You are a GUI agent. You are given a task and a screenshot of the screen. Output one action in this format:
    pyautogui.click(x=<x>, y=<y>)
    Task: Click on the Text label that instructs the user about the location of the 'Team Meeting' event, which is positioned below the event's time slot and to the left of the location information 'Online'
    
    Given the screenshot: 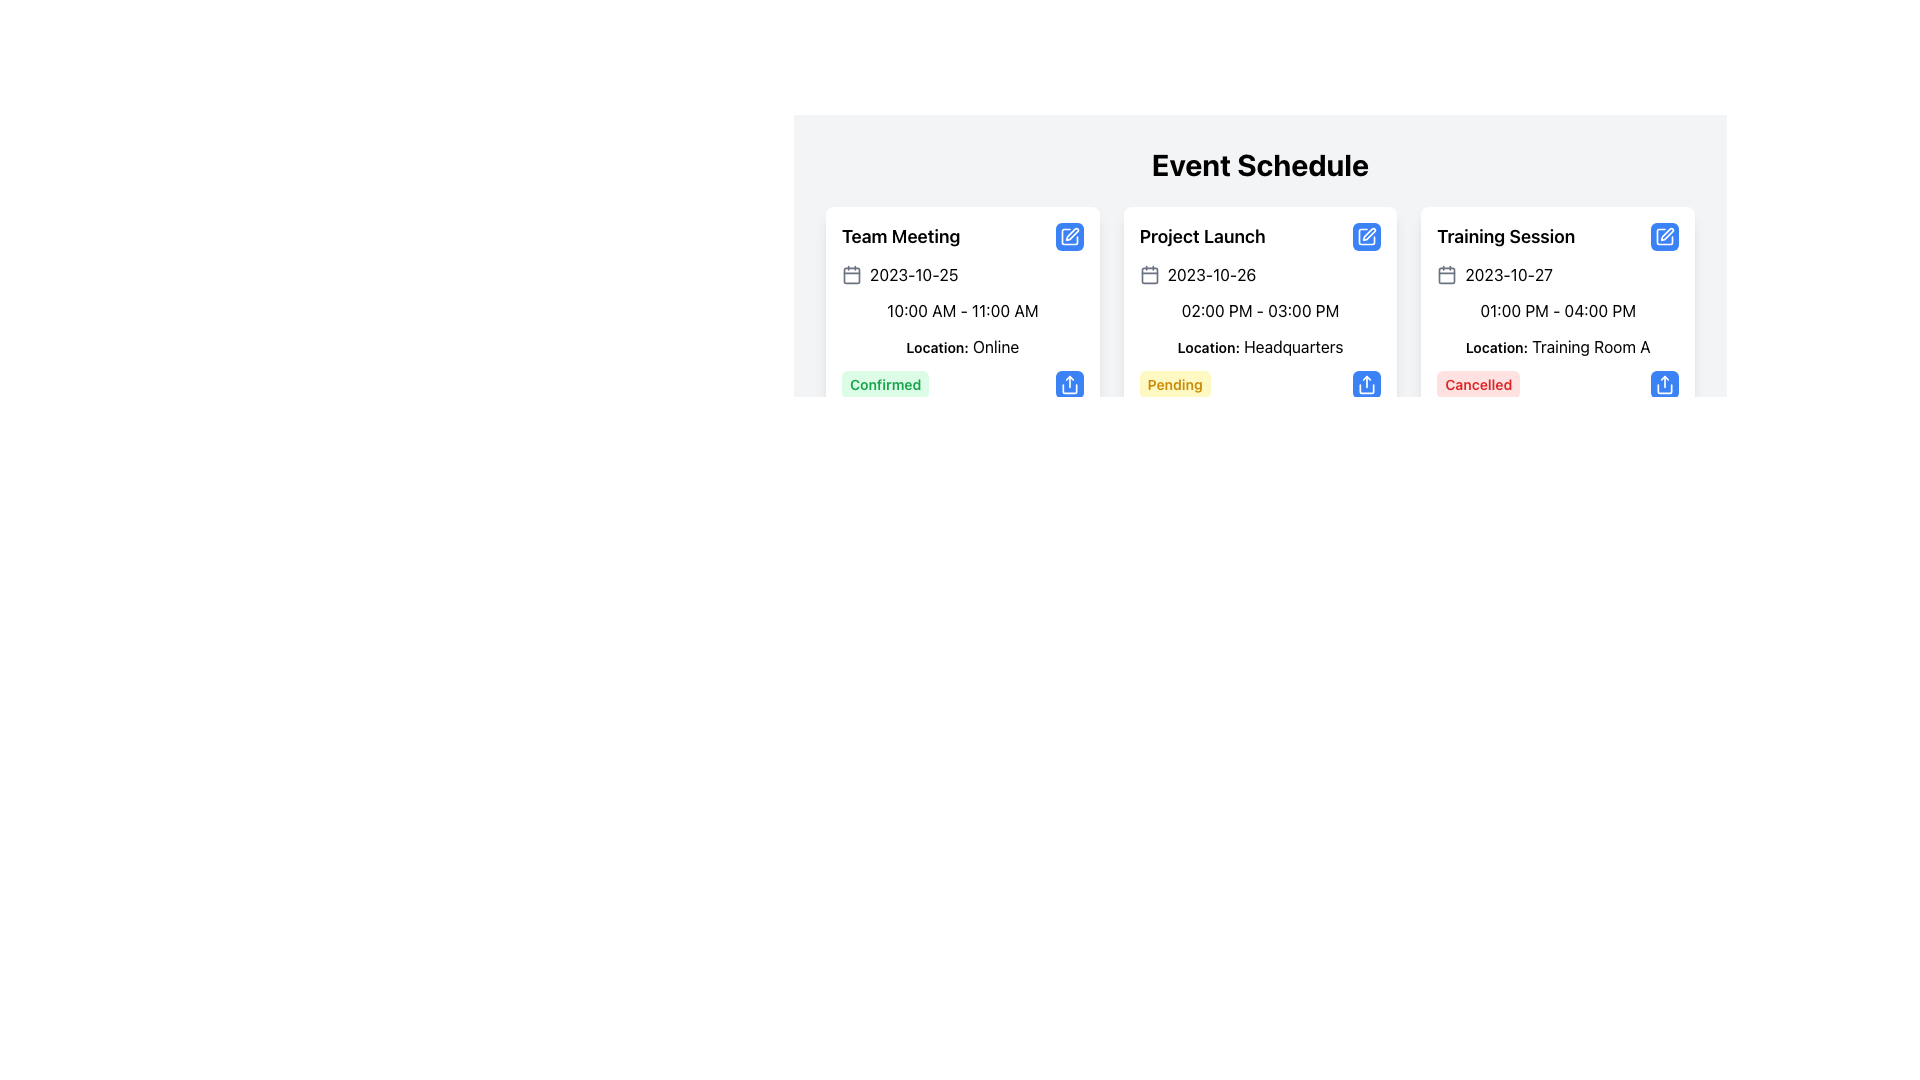 What is the action you would take?
    pyautogui.click(x=936, y=346)
    